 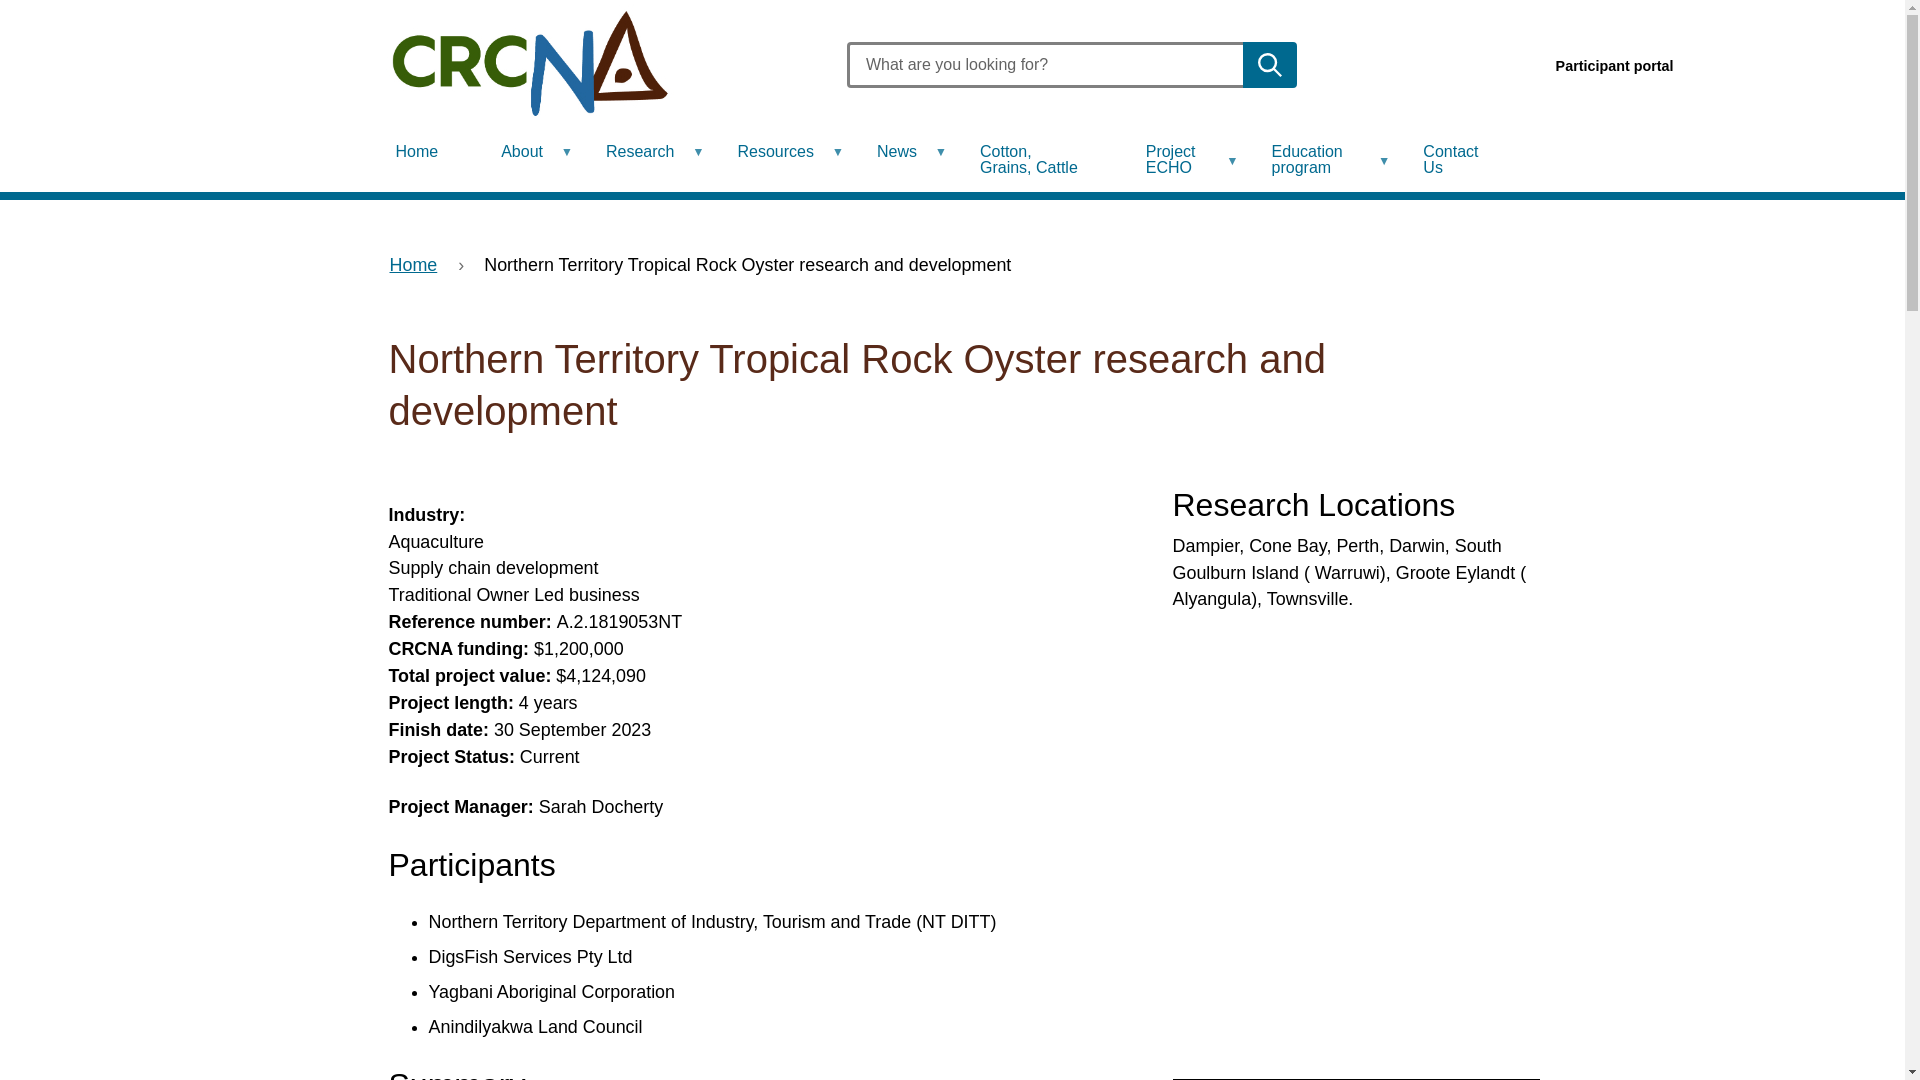 I want to click on 'Skip to main content', so click(x=0, y=0).